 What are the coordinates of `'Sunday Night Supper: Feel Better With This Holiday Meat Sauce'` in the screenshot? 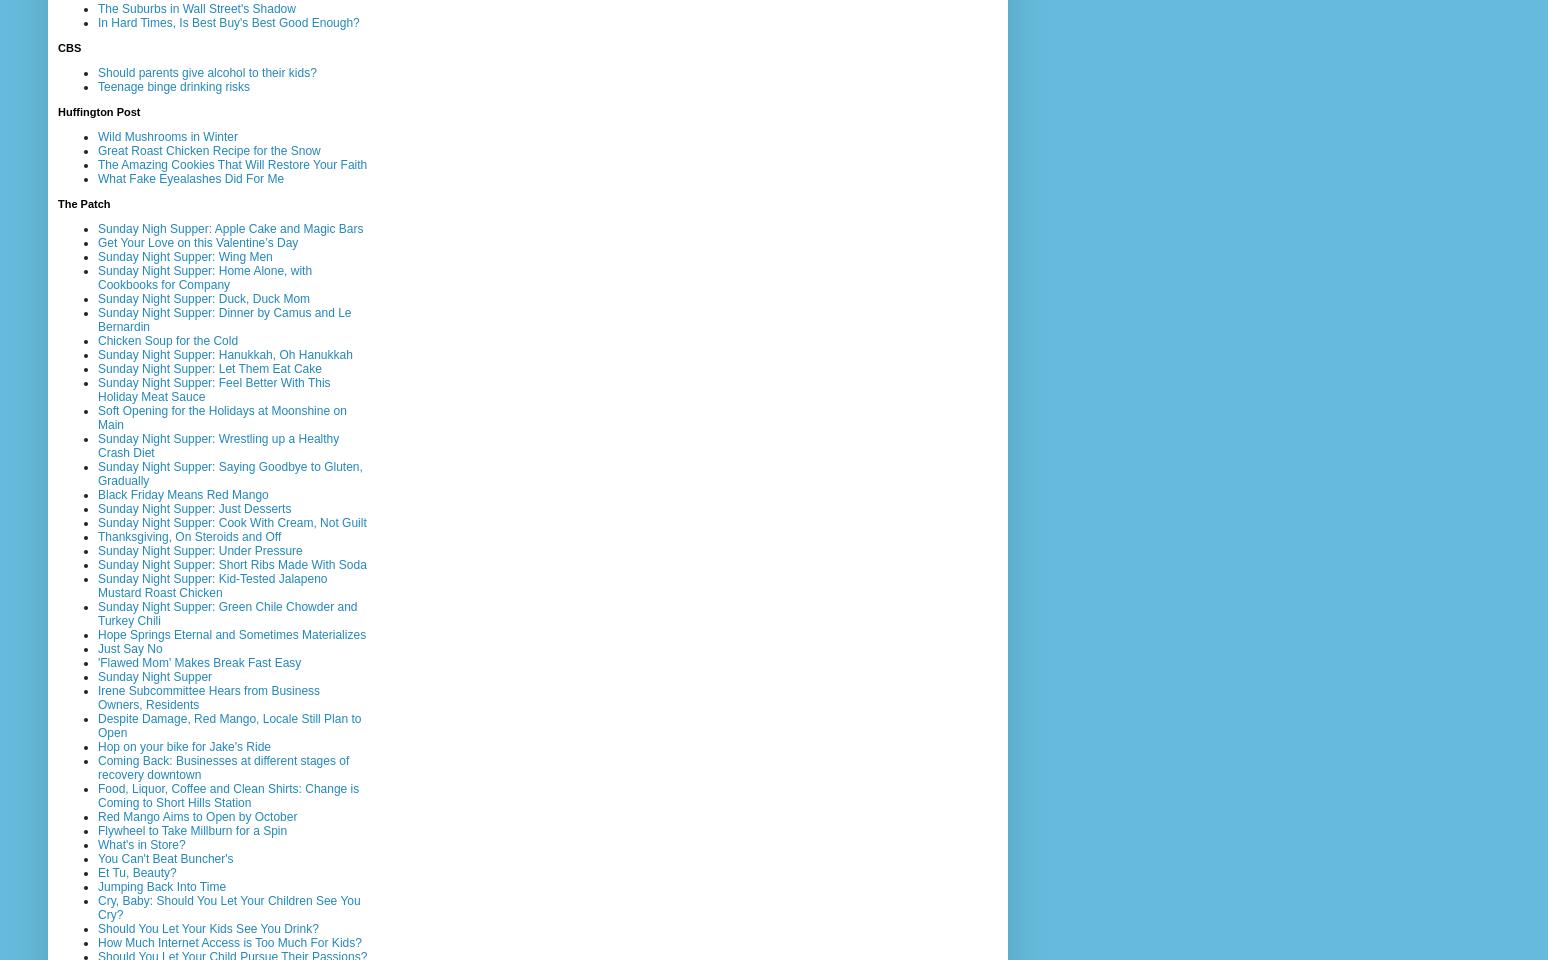 It's located at (212, 387).